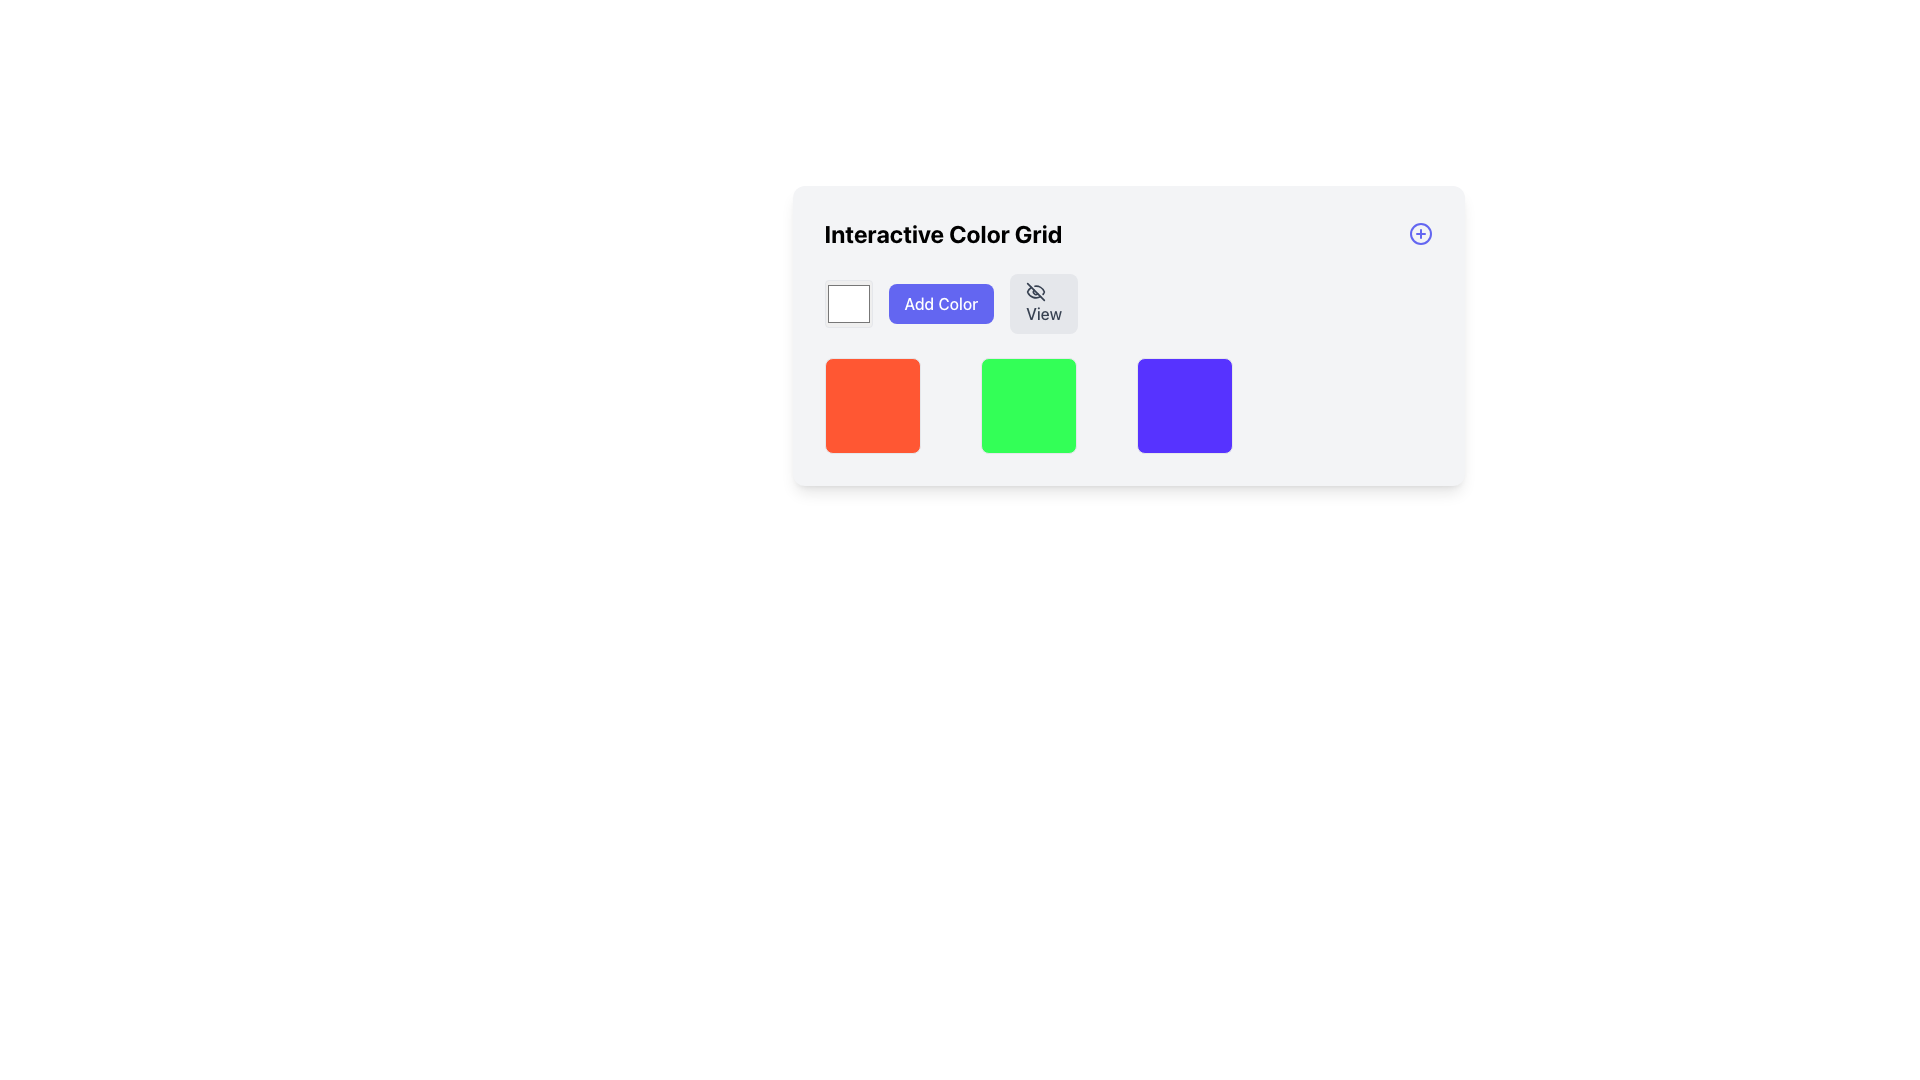 This screenshot has height=1080, width=1920. I want to click on the central area of the 'Interactive Color Grid', so click(1128, 405).